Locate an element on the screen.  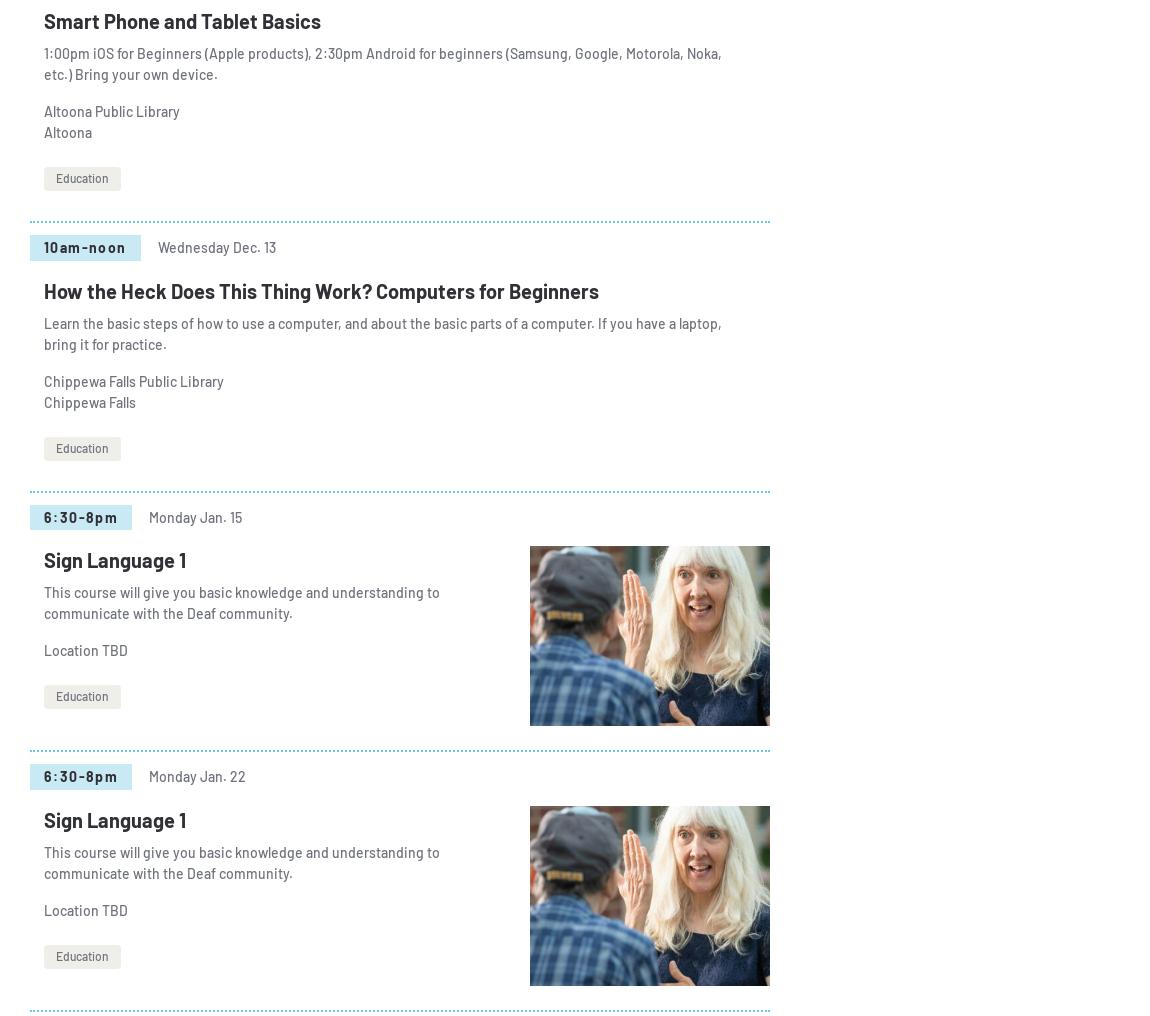
'Smart Phone and Tablet Basics' is located at coordinates (181, 20).